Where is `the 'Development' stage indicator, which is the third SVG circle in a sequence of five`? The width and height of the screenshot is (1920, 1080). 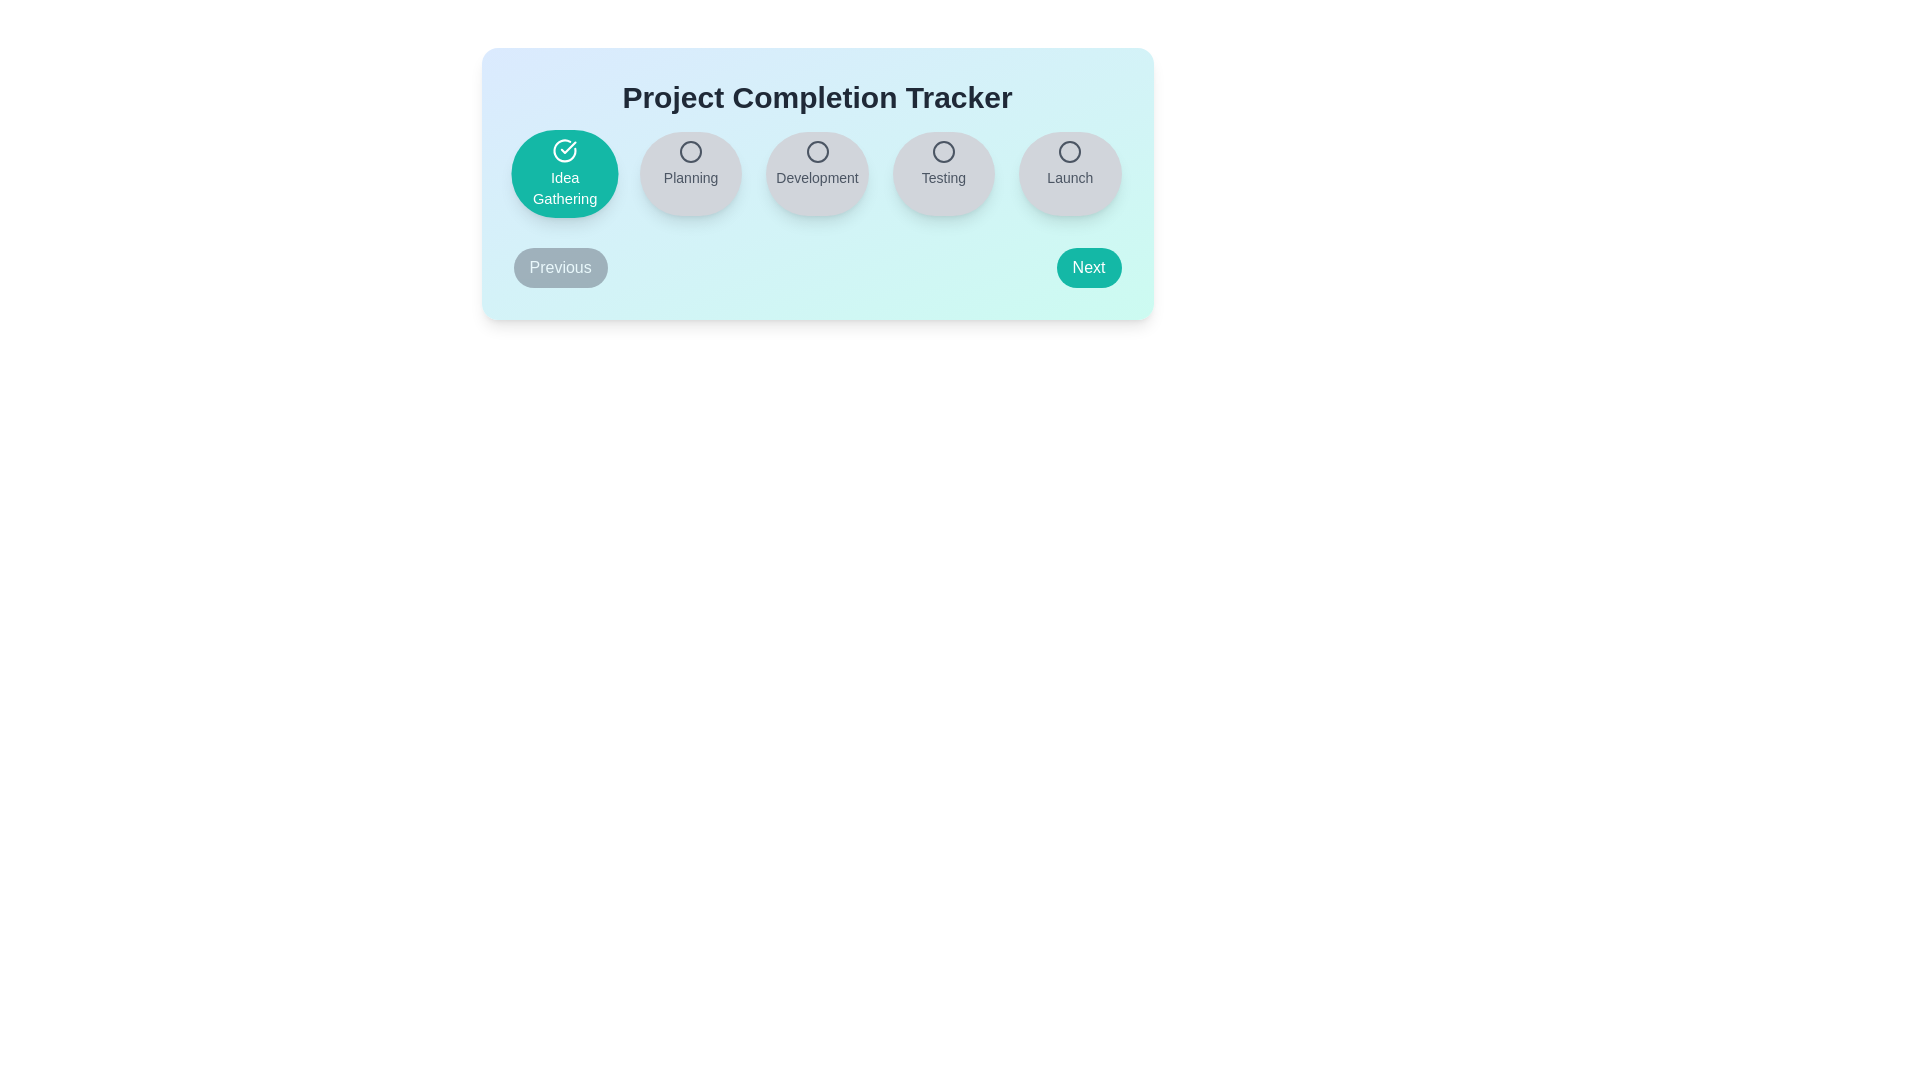 the 'Development' stage indicator, which is the third SVG circle in a sequence of five is located at coordinates (817, 150).